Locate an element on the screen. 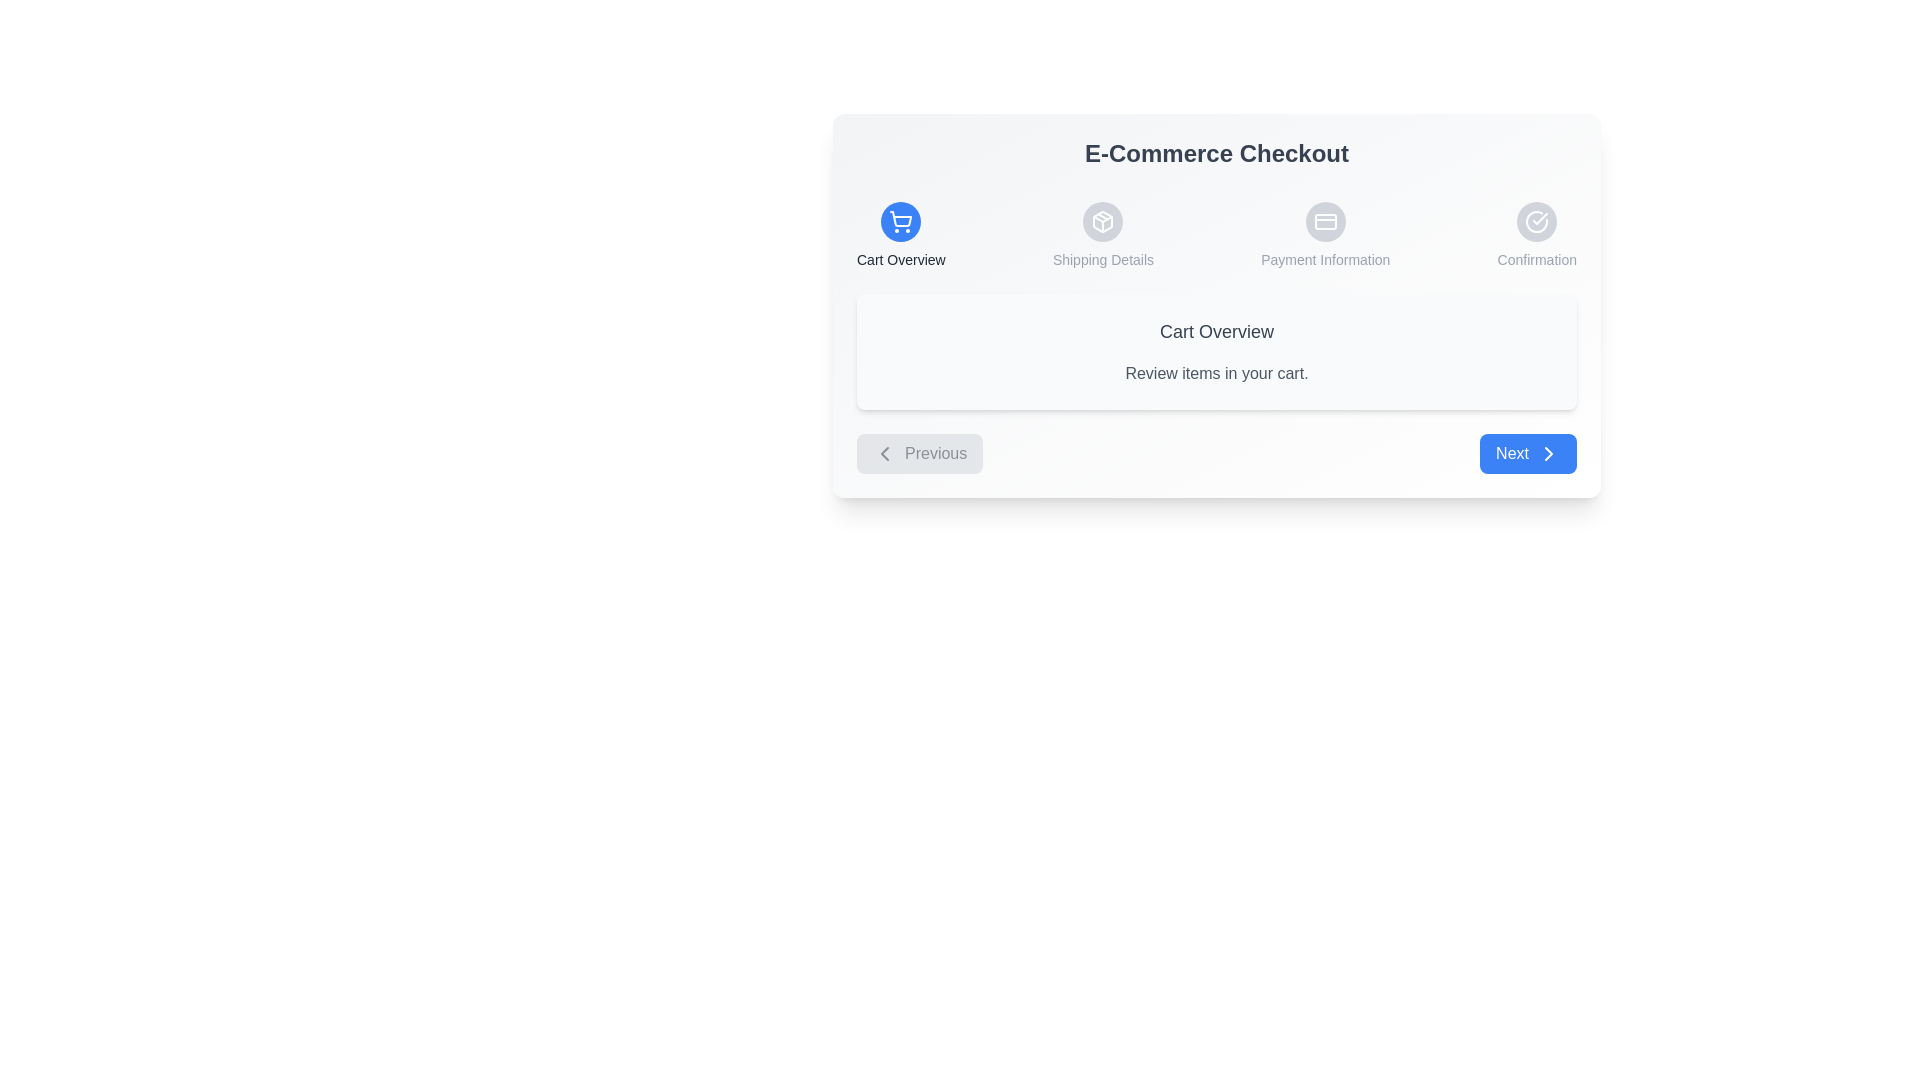 Image resolution: width=1920 pixels, height=1080 pixels. the visual indicator icon in the top-right section of the interface that signals the Confirmation step of a multi-step process is located at coordinates (1536, 222).